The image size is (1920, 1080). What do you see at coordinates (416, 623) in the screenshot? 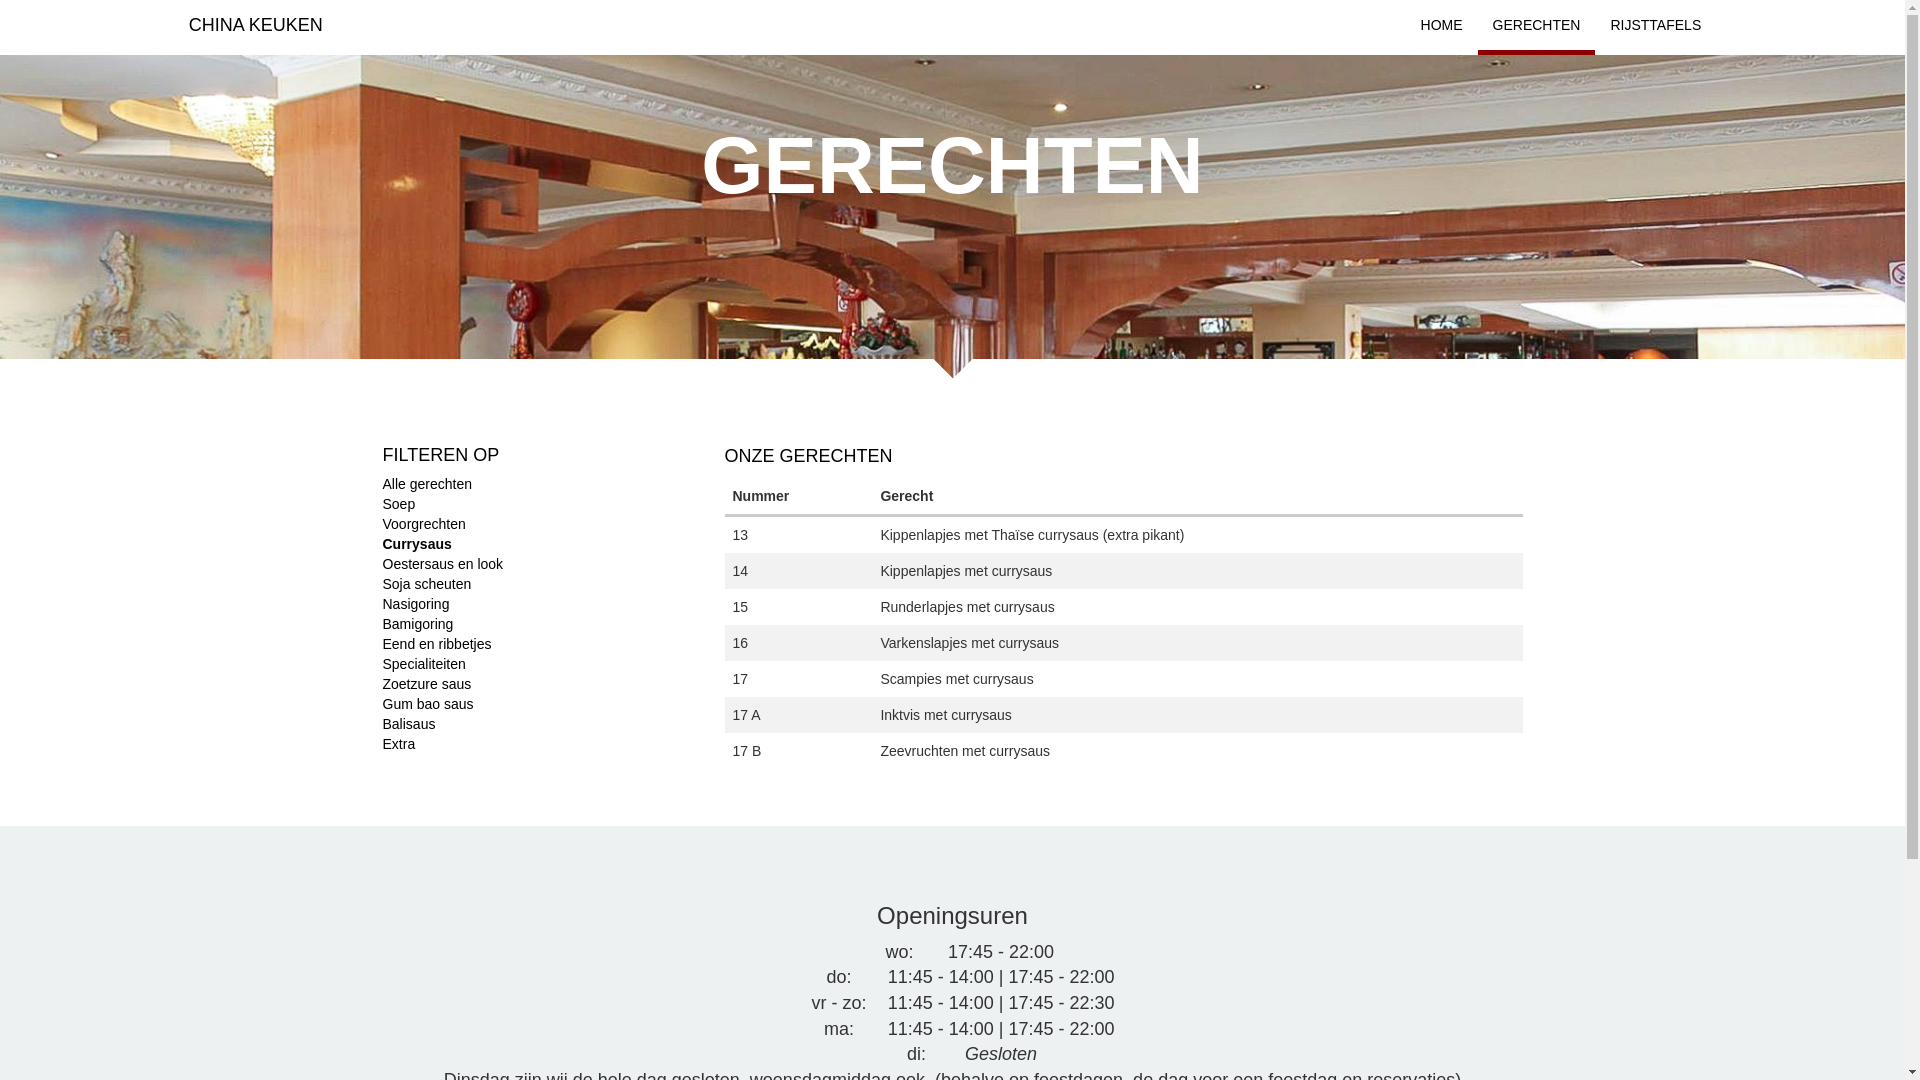
I see `'Bamigoring'` at bounding box center [416, 623].